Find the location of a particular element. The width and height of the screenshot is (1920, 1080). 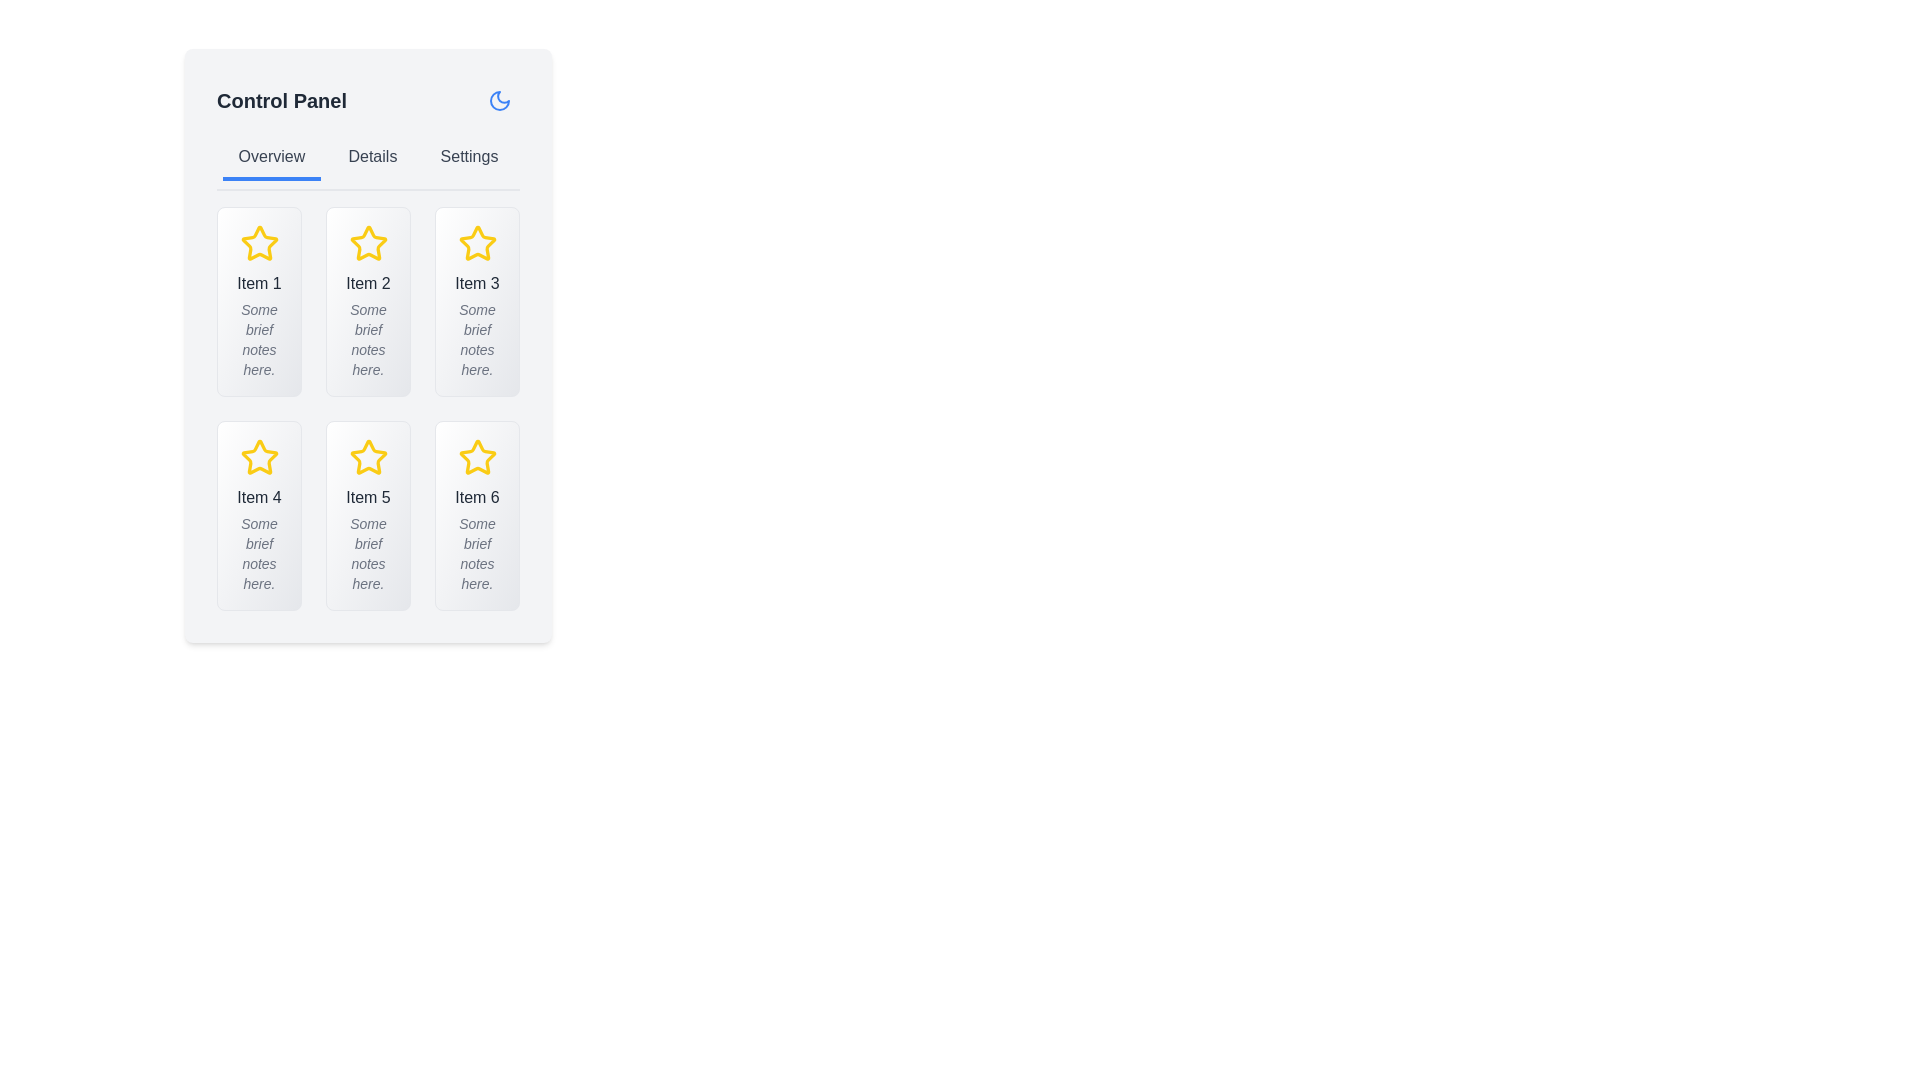

the star icon located in the center of the top row of the grid, specifically above the text 'Item 2' in the second card from the left in the 'Overview' tab of the 'Control Panel' interface is located at coordinates (368, 242).